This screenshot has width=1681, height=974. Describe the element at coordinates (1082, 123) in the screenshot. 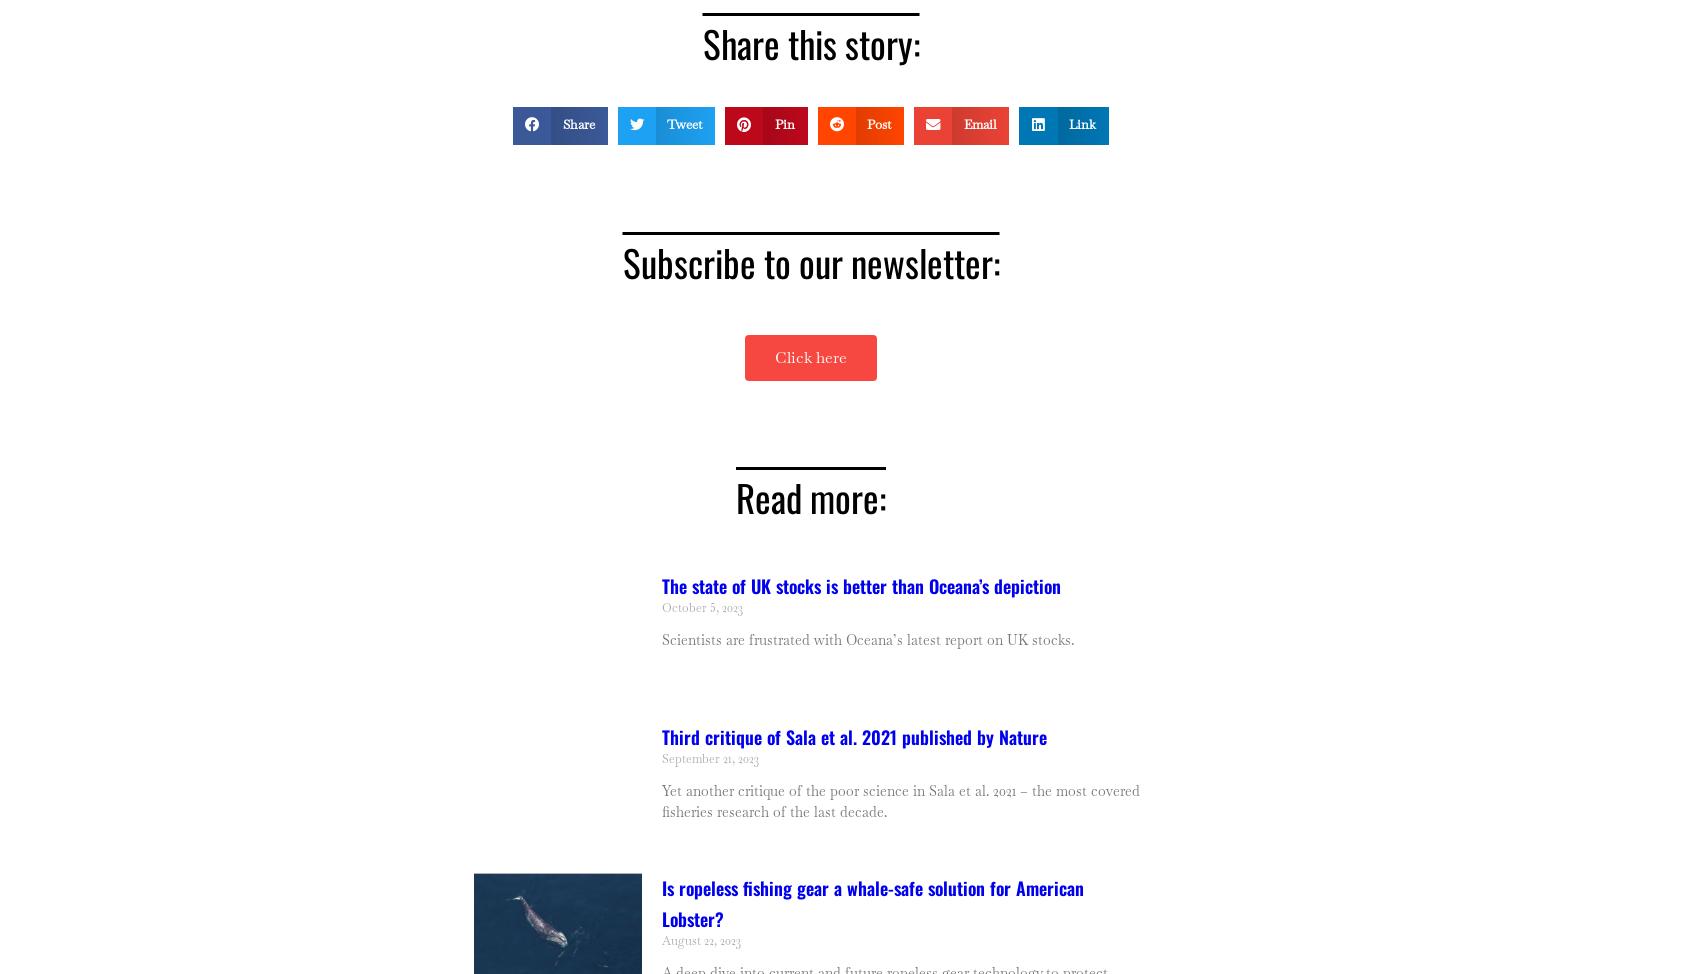

I see `'Link'` at that location.